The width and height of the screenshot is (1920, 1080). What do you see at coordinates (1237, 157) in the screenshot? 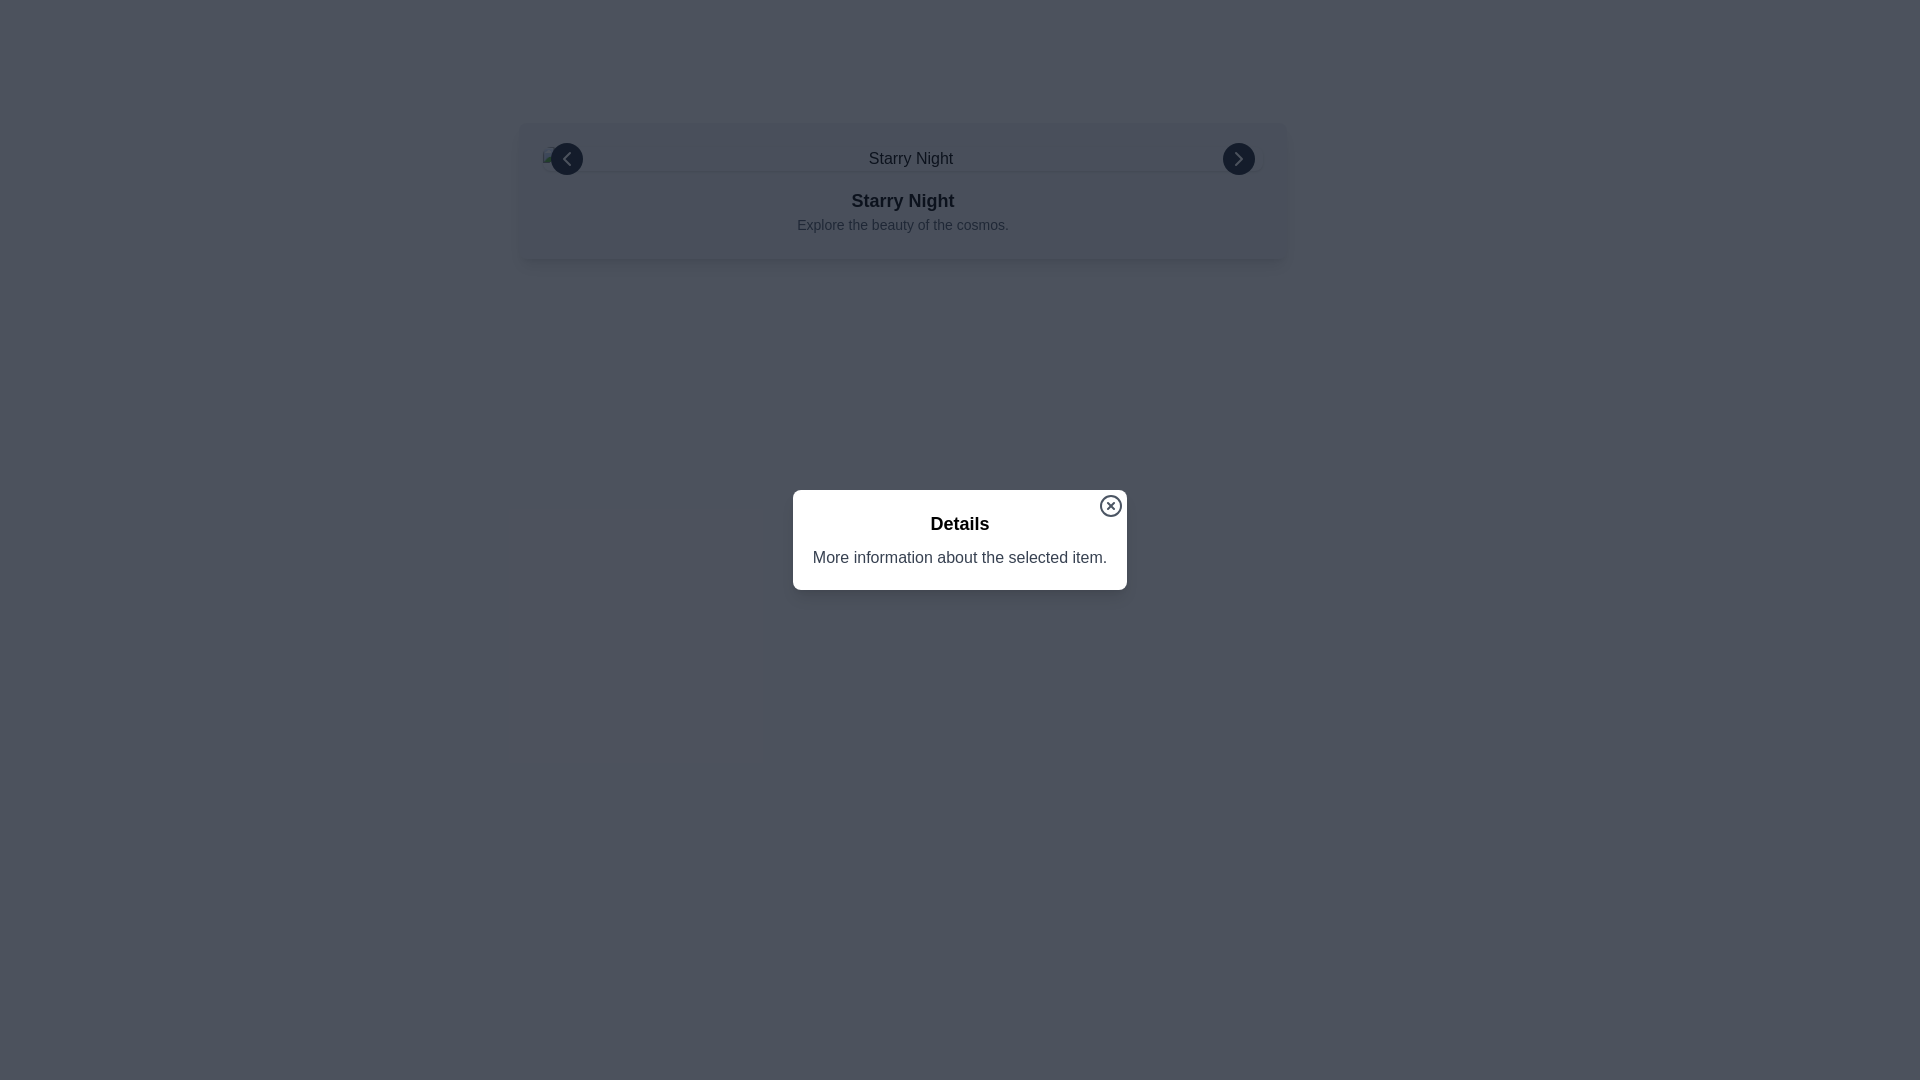
I see `the right-arrow icon in the top-right corner of the 'Starry Night' card, which indicates a forward action` at bounding box center [1237, 157].